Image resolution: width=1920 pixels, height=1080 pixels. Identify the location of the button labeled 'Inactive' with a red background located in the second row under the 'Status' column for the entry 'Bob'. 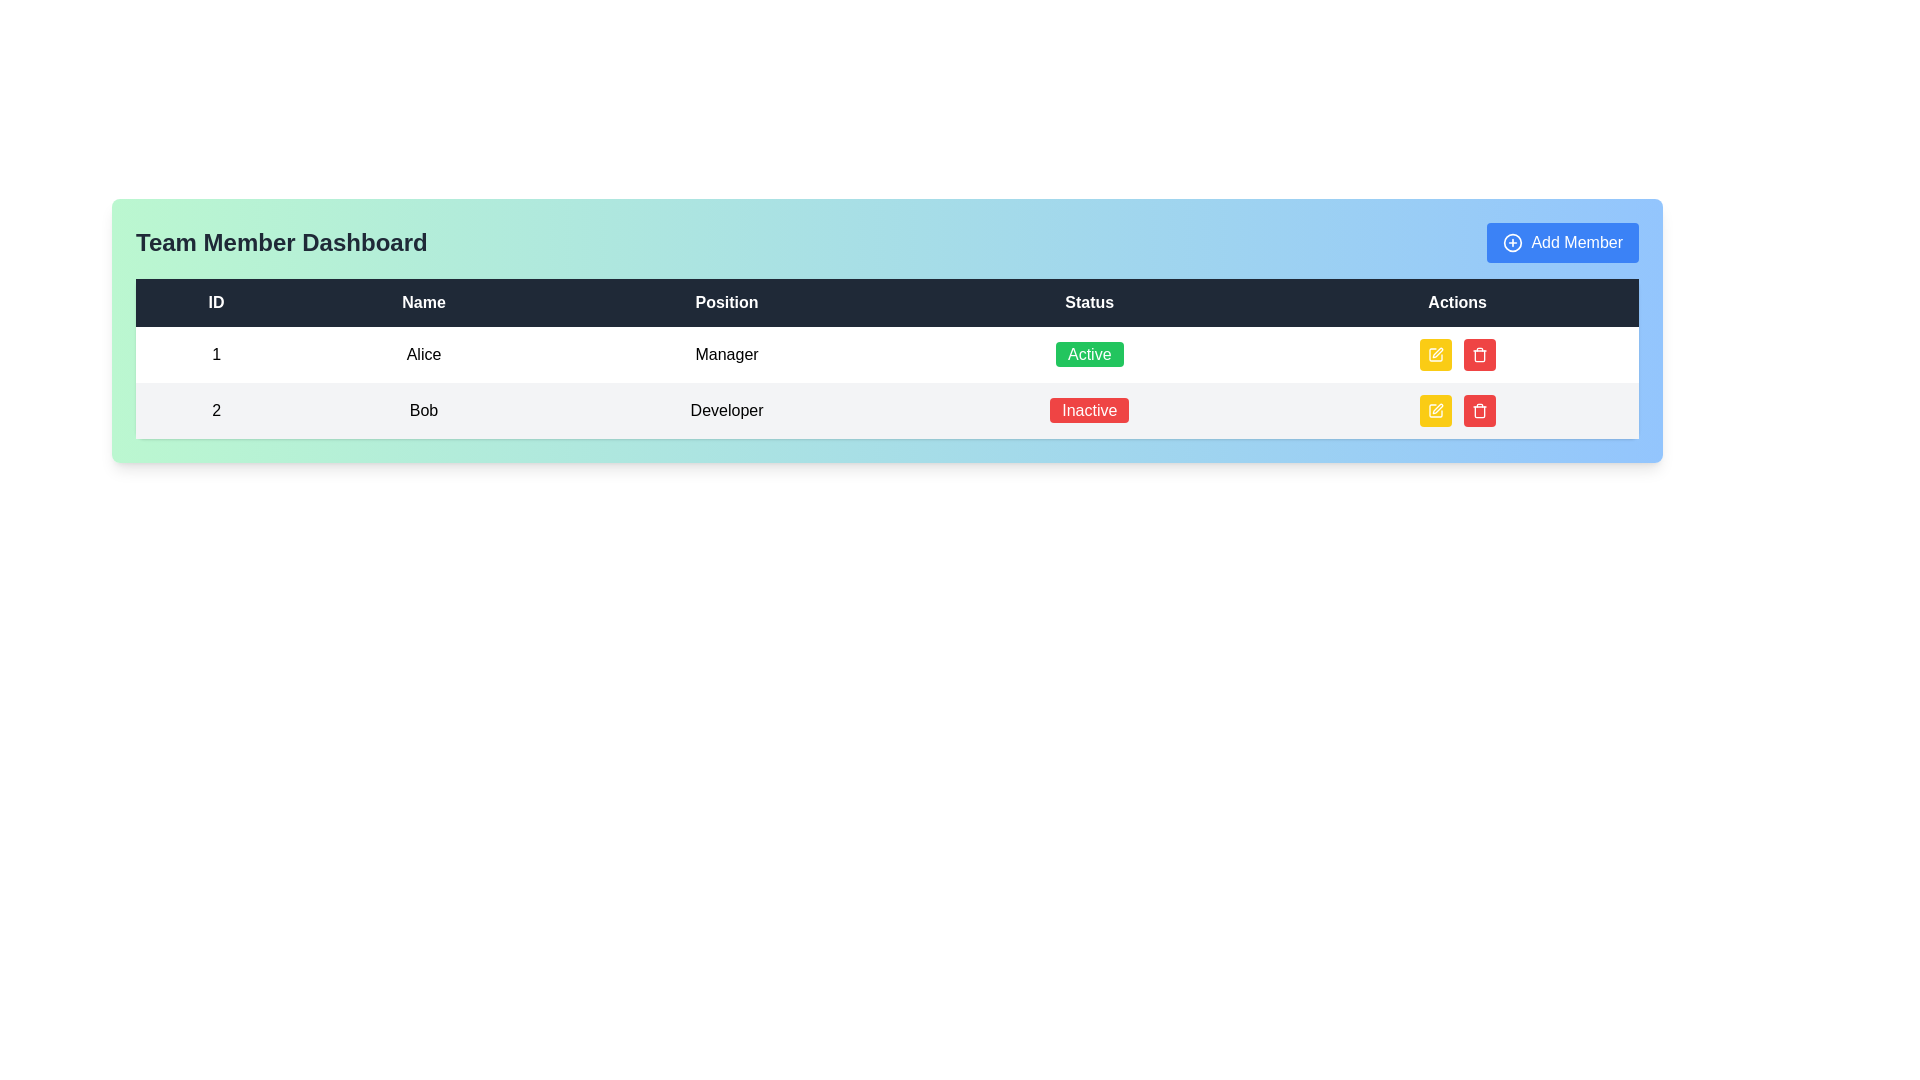
(1088, 410).